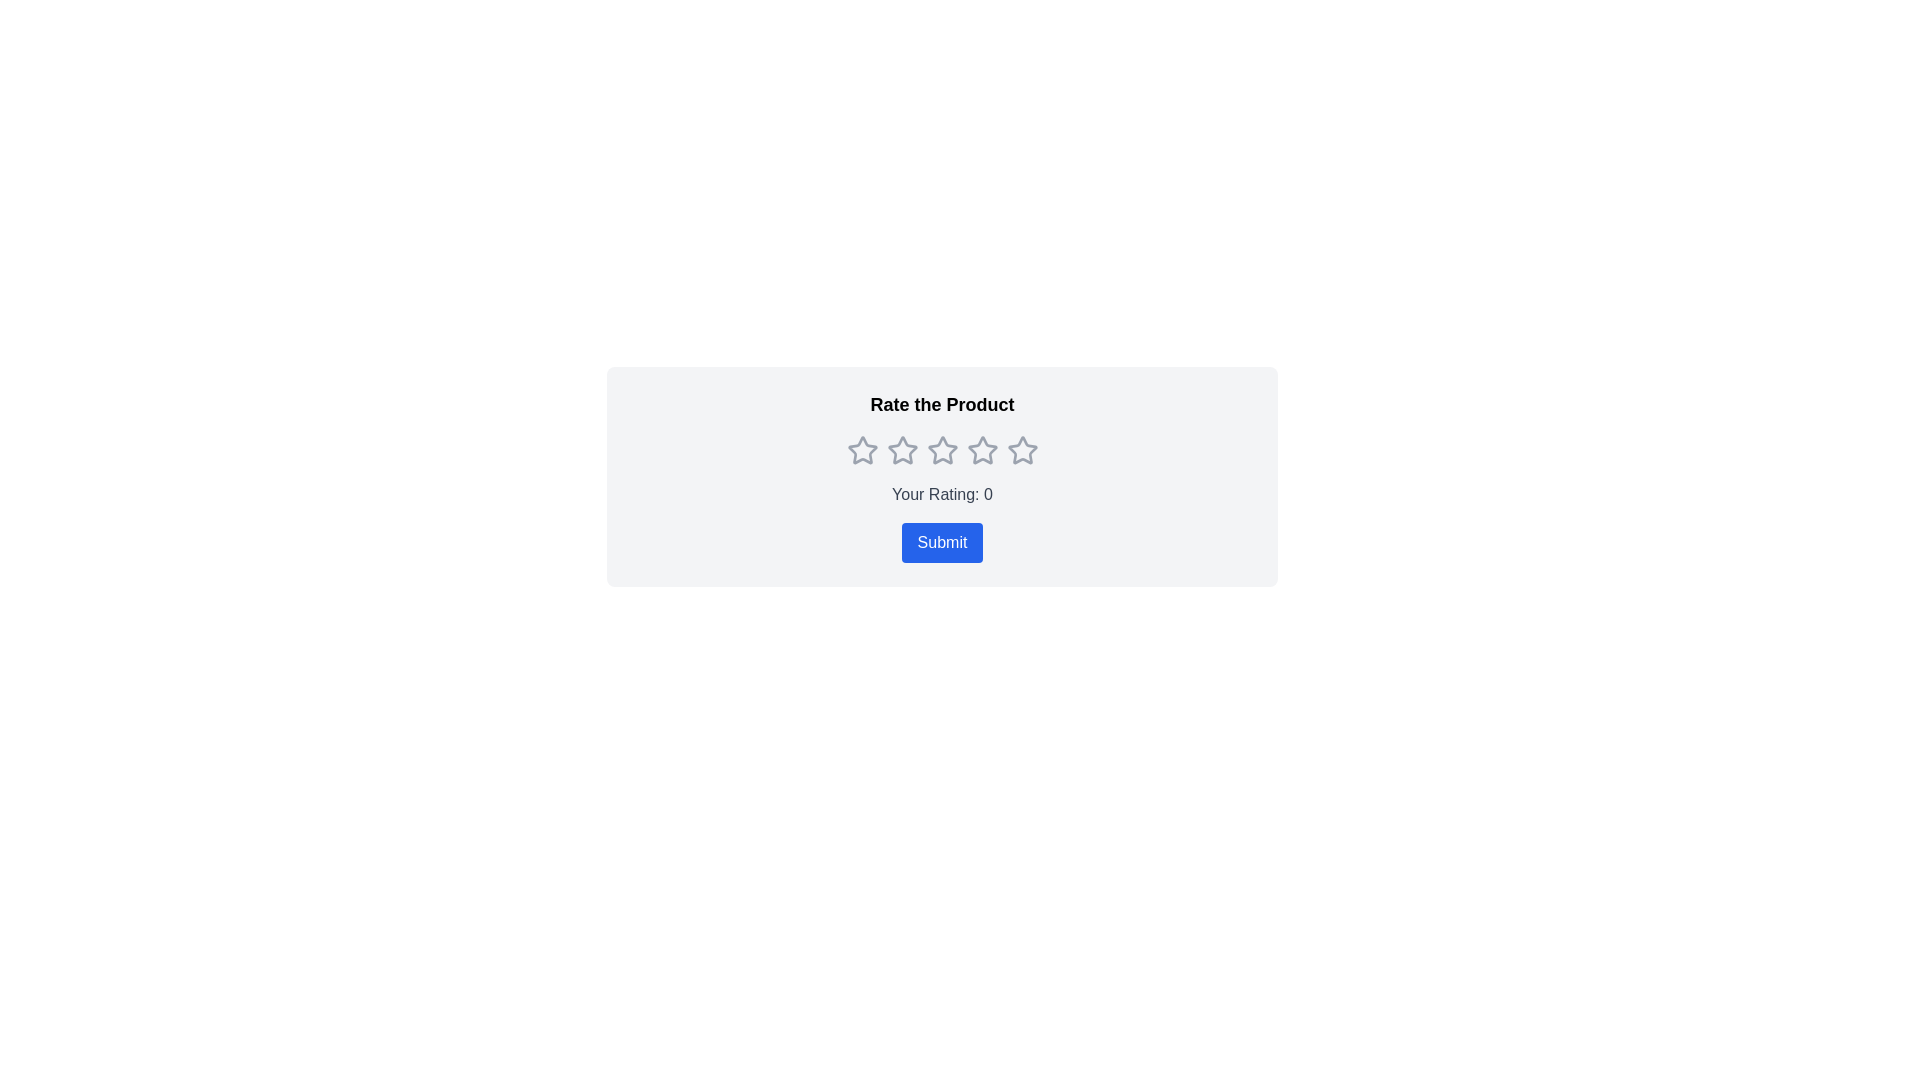  What do you see at coordinates (901, 450) in the screenshot?
I see `the second star in the Rating star component to set a two-star rating, which will indicate the user's selection and may trigger a visual change` at bounding box center [901, 450].